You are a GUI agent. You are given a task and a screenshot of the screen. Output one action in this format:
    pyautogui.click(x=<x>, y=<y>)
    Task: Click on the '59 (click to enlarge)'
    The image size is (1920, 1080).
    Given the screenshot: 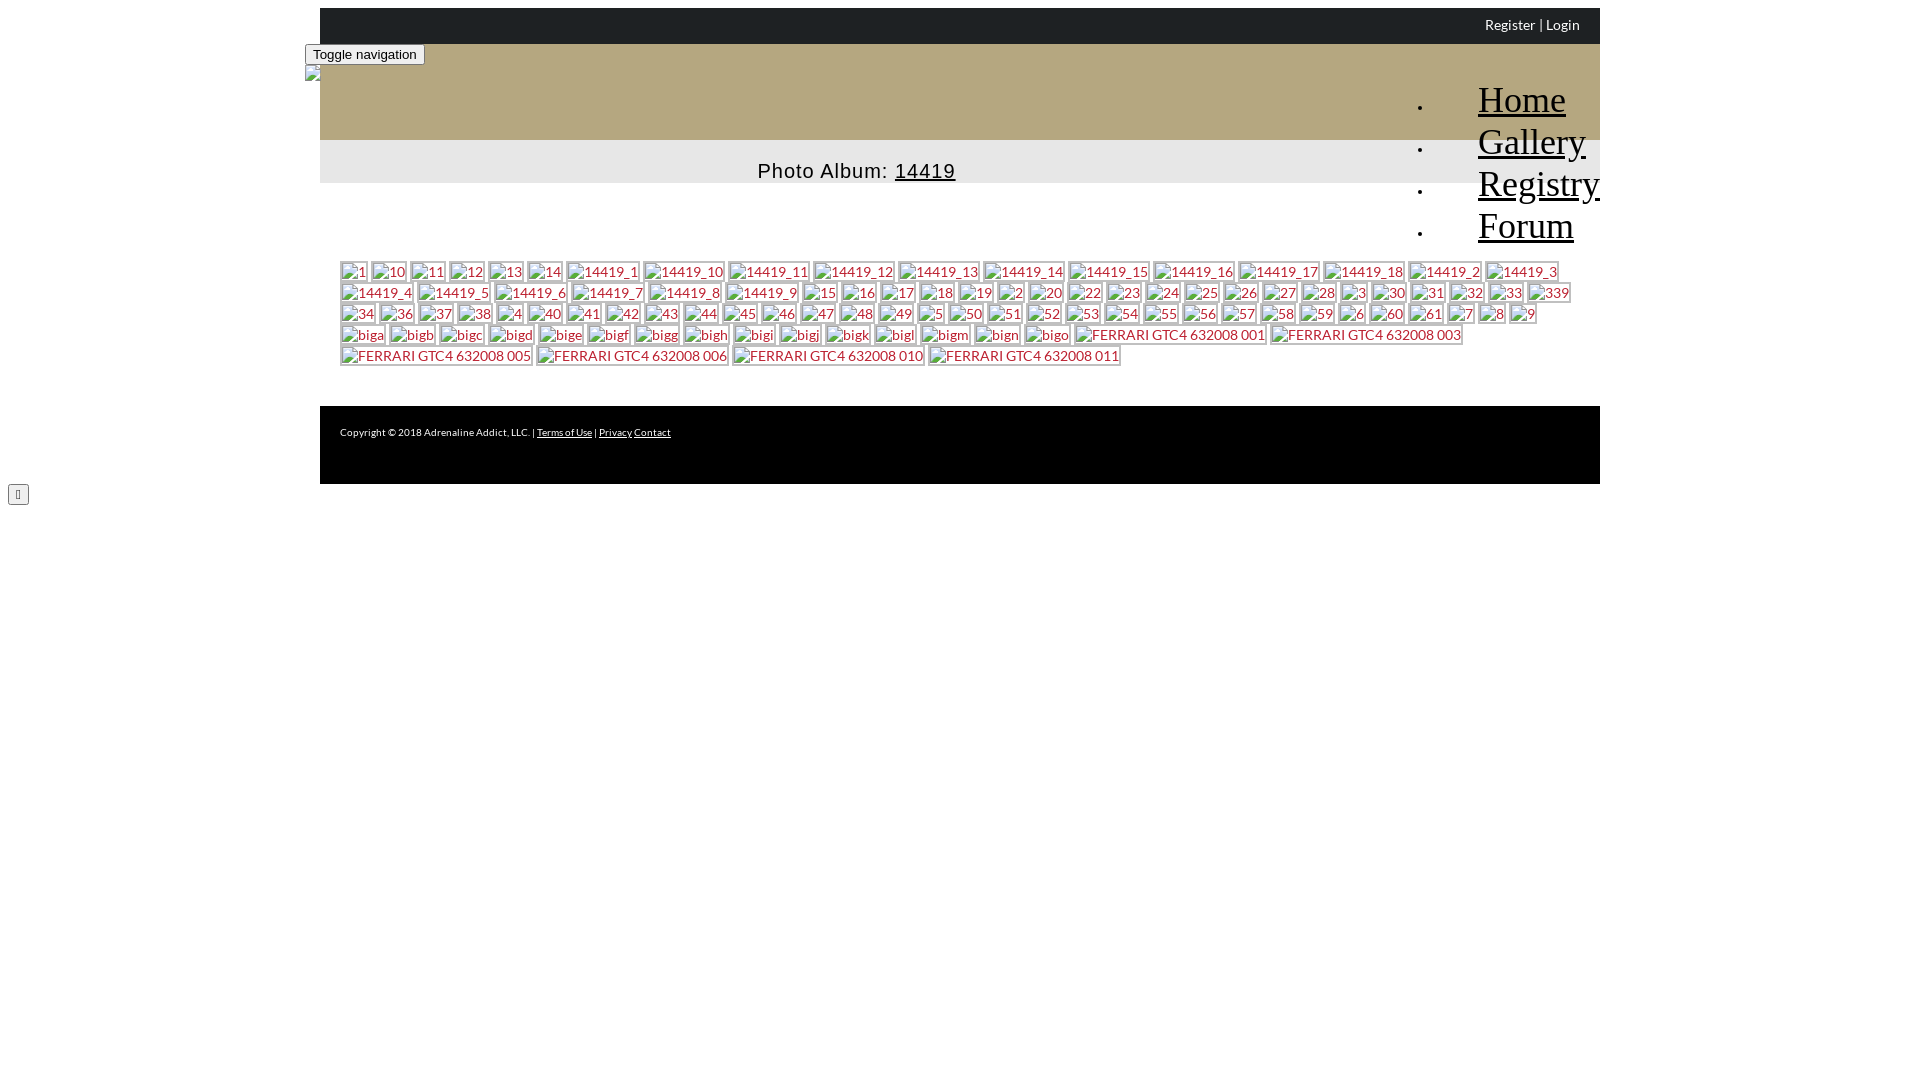 What is the action you would take?
    pyautogui.click(x=1316, y=313)
    